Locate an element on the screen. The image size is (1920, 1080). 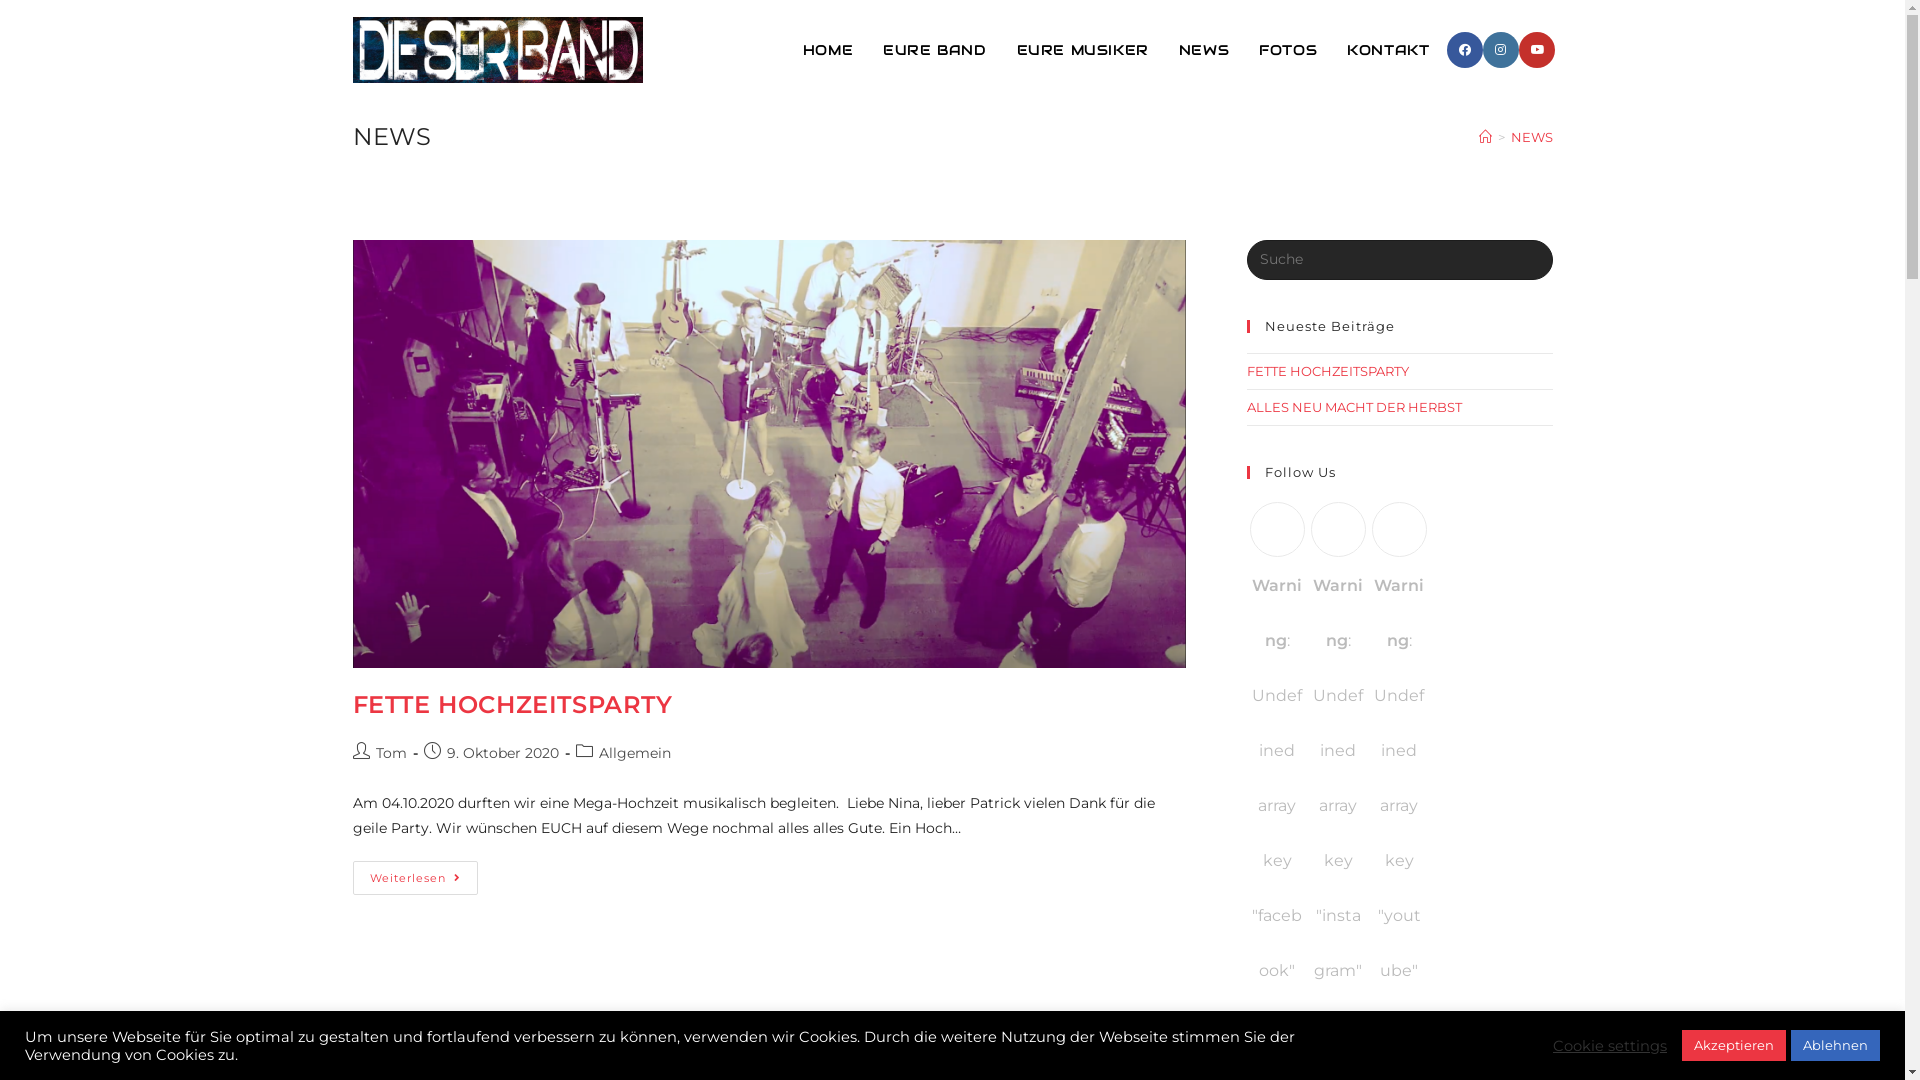
'Cookie settings' is located at coordinates (1609, 1044).